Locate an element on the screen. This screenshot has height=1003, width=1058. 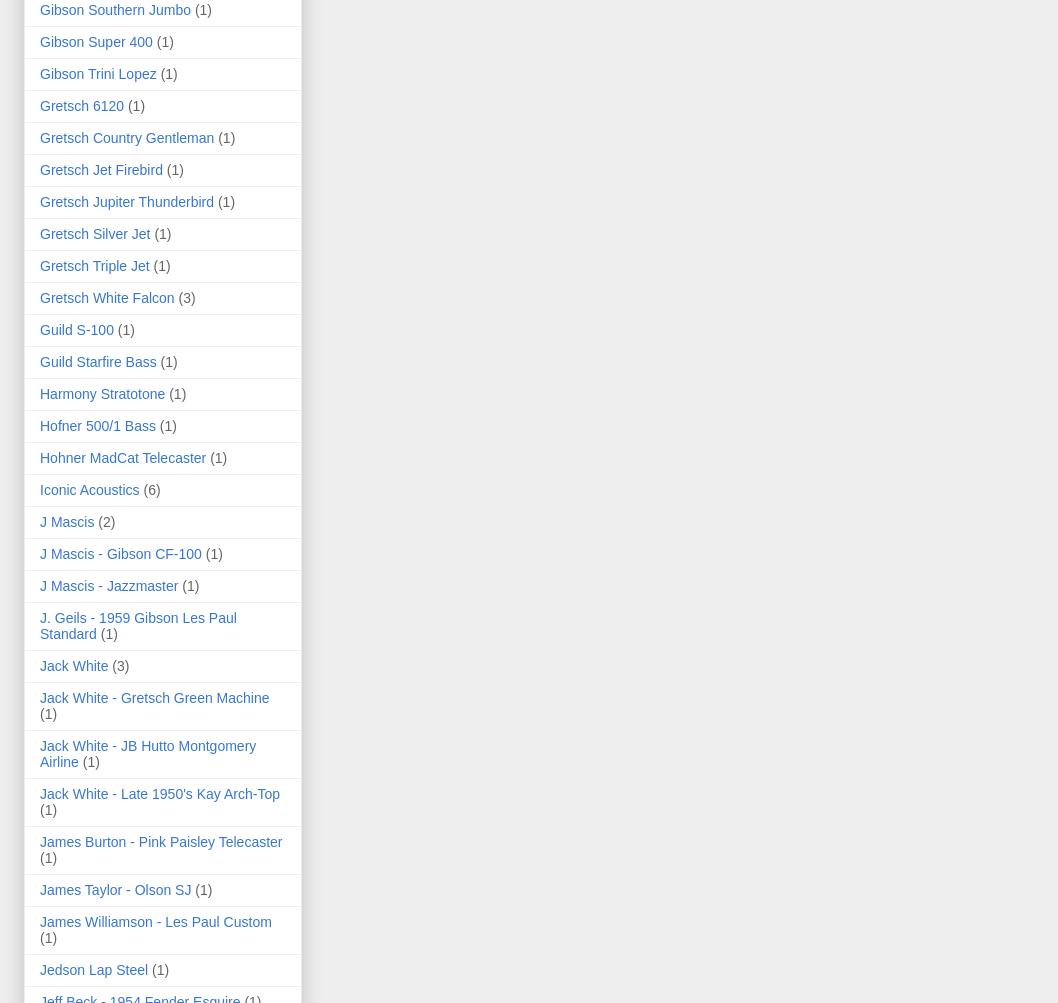
'James Burton - Pink Paisley Telecaster' is located at coordinates (160, 841).